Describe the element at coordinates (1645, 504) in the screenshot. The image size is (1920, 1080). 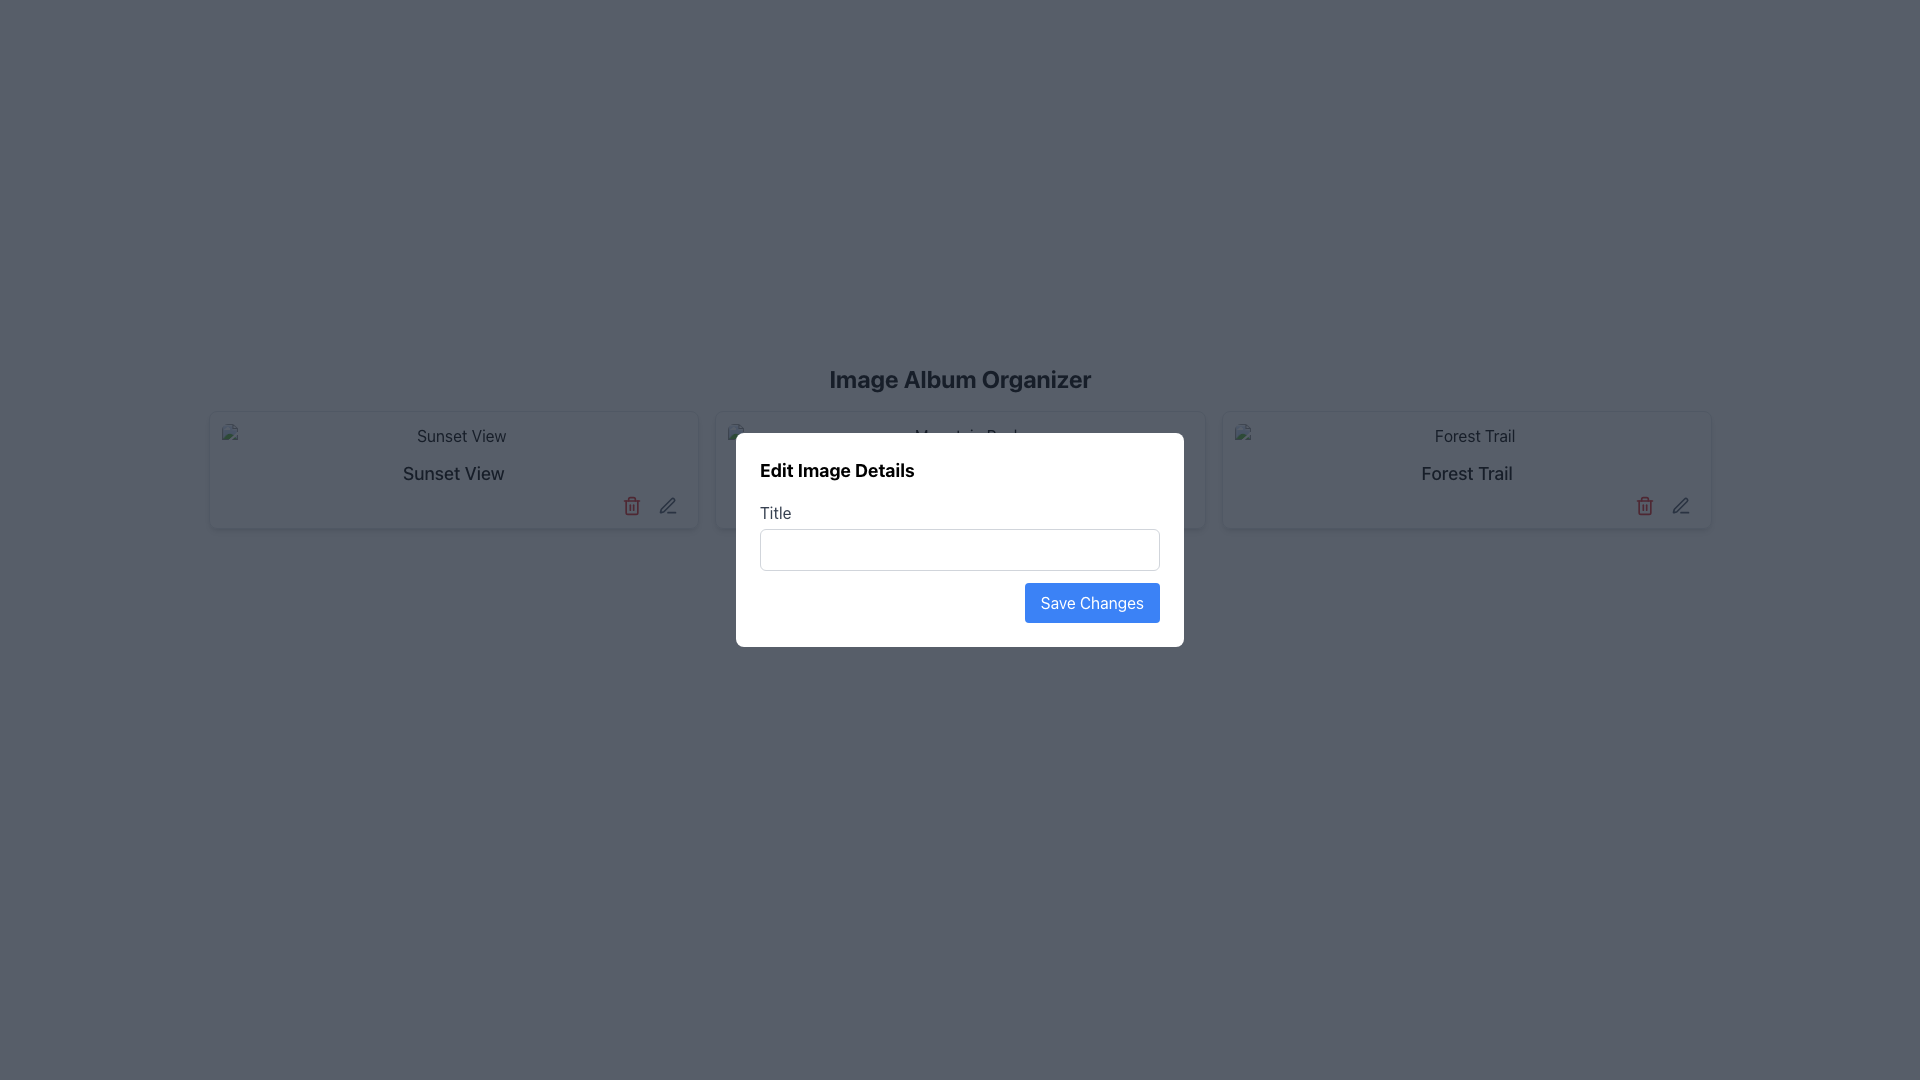
I see `the trash can icon button located at the bottom right corner of the 'Forest Trail' card` at that location.